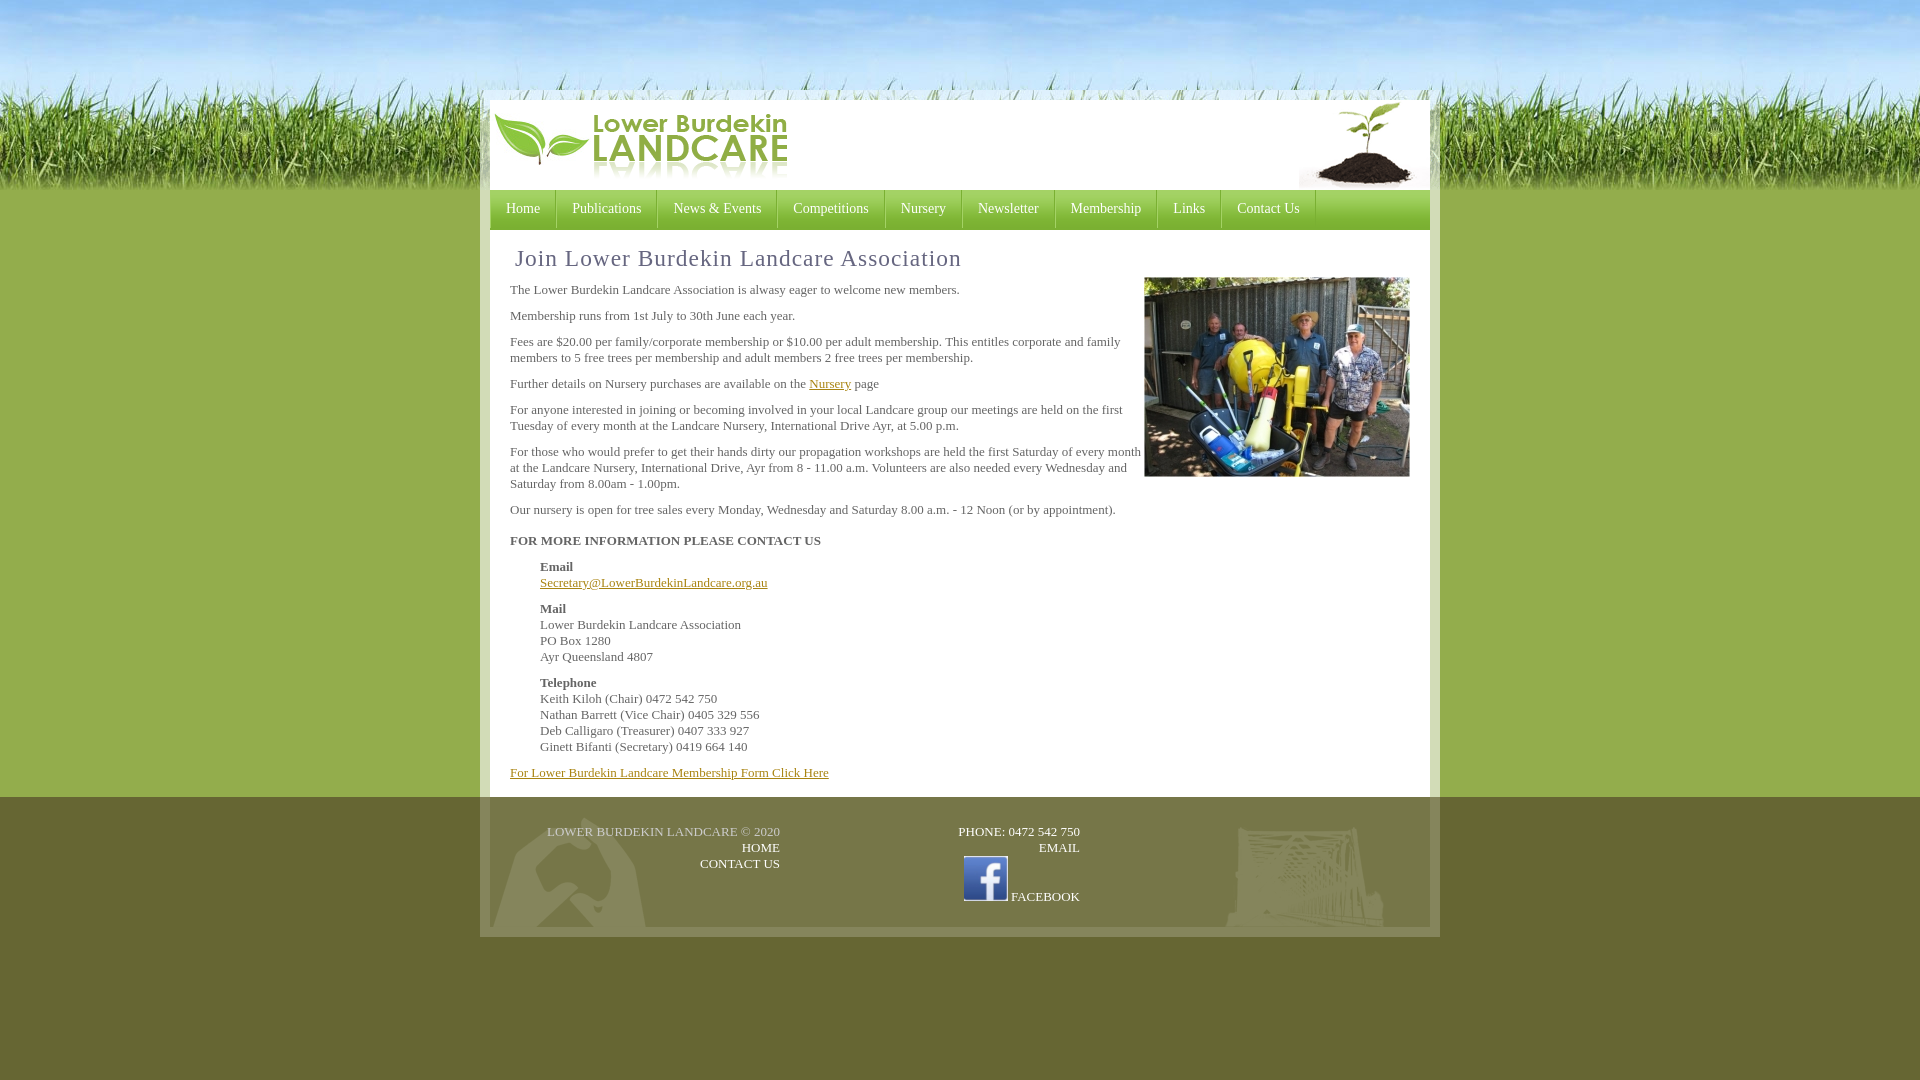  What do you see at coordinates (830, 208) in the screenshot?
I see `'Competitions'` at bounding box center [830, 208].